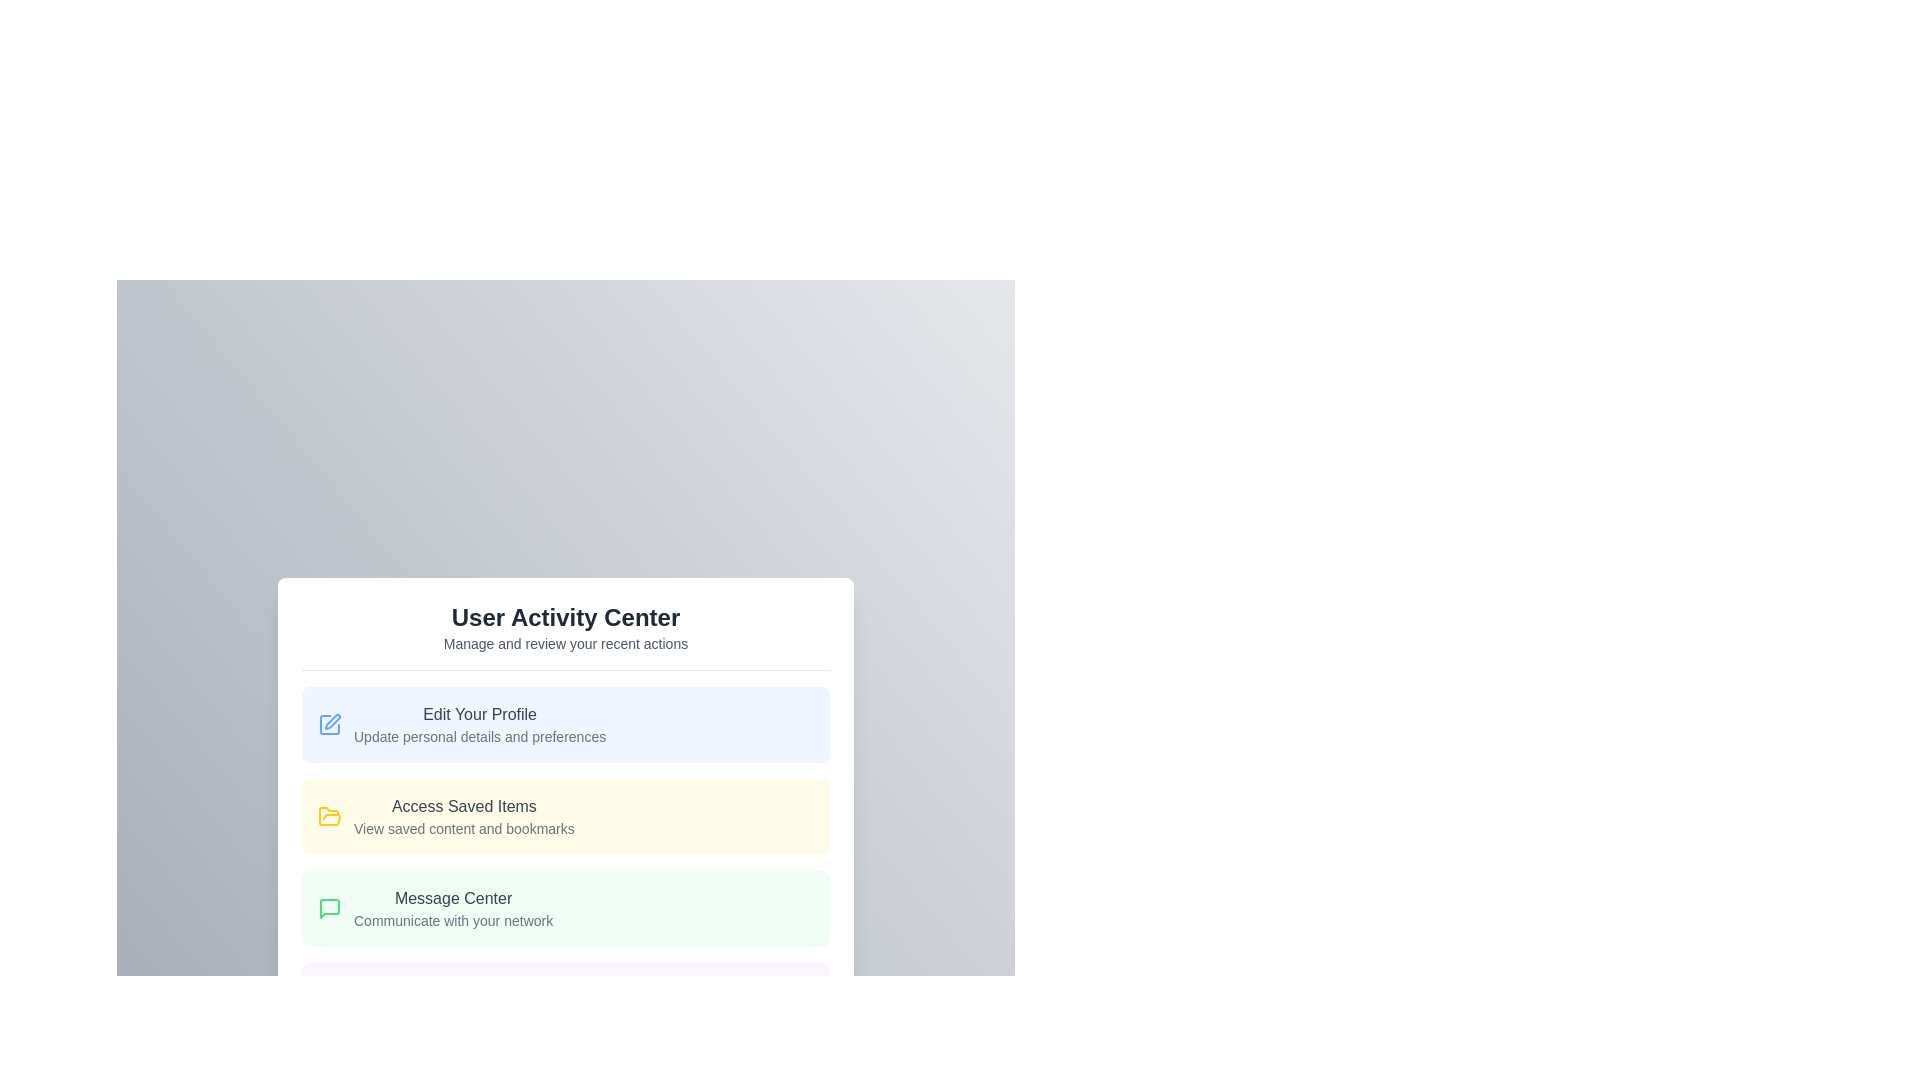 The image size is (1920, 1080). What do you see at coordinates (565, 636) in the screenshot?
I see `information presented in the header that serves as a title and introductory section for the functionality of the subsequent elements` at bounding box center [565, 636].